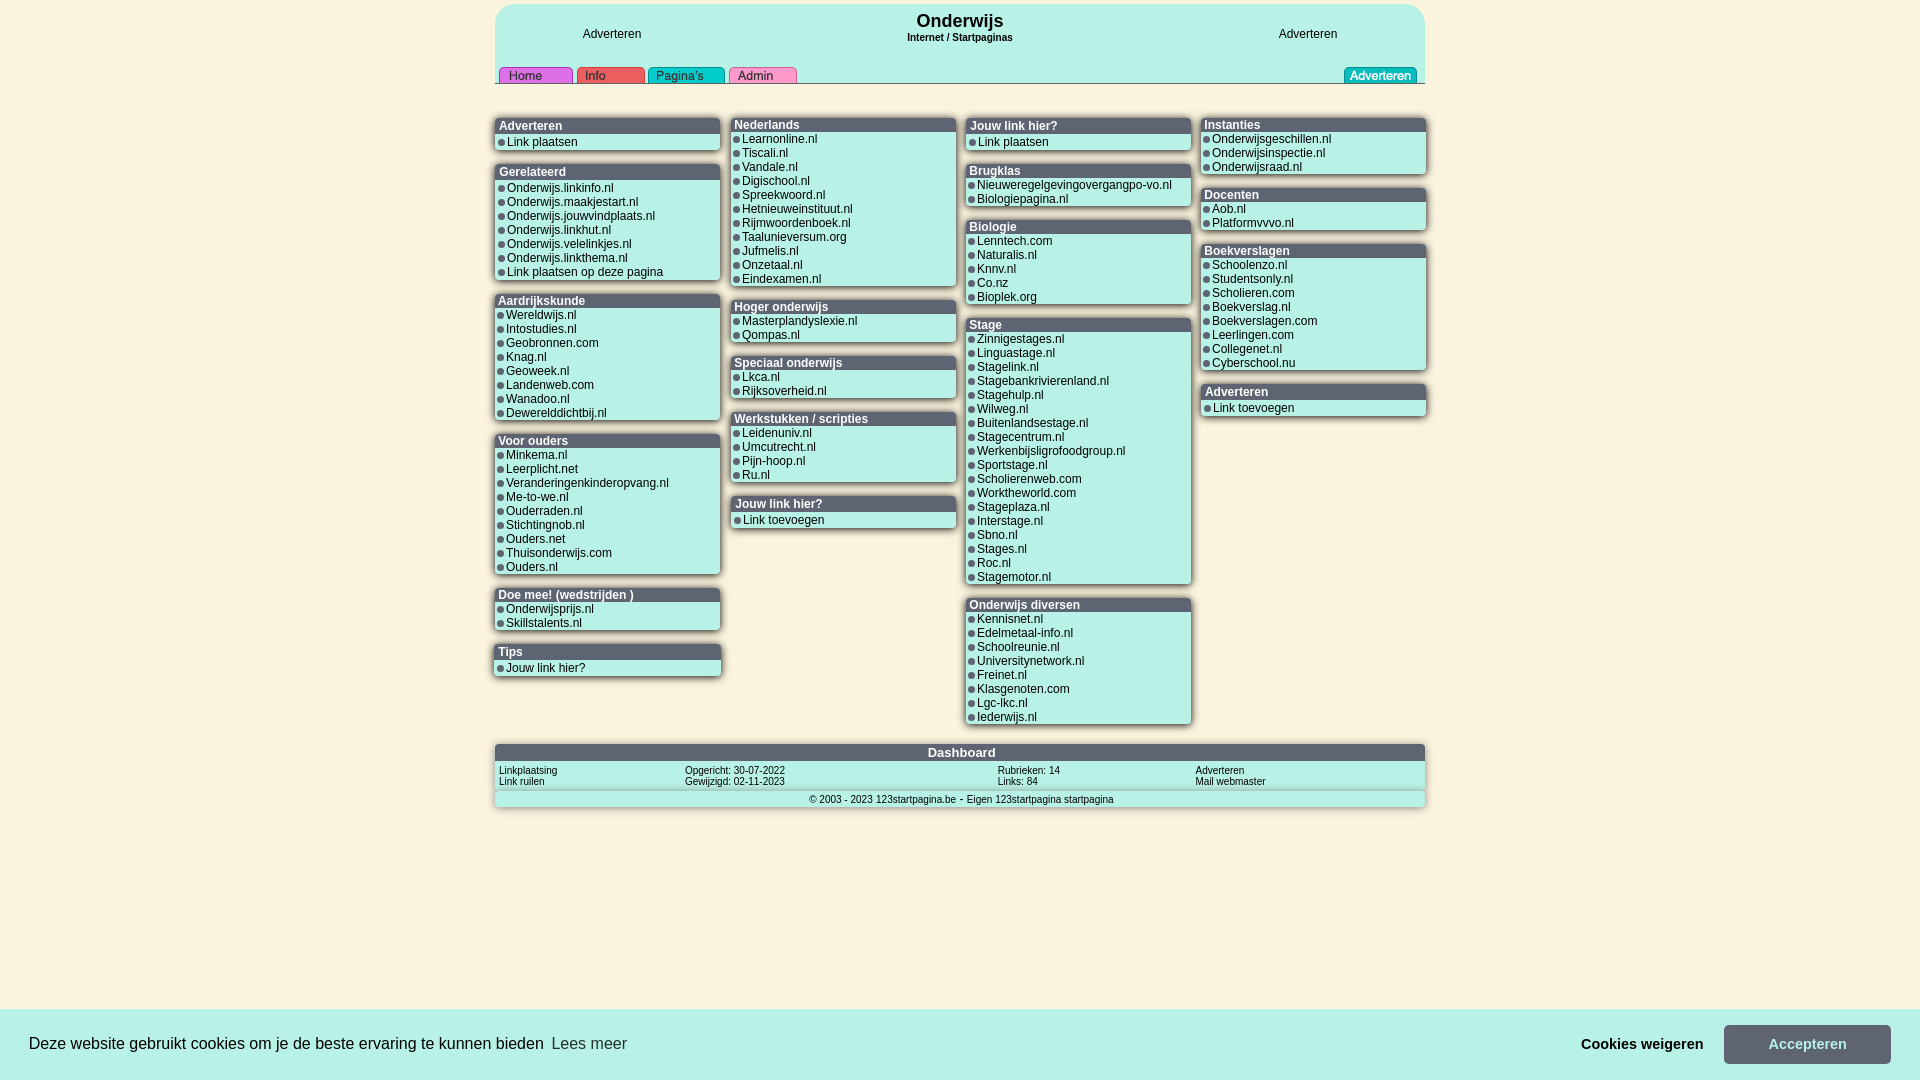 The height and width of the screenshot is (1080, 1920). What do you see at coordinates (993, 563) in the screenshot?
I see `'Roc.nl'` at bounding box center [993, 563].